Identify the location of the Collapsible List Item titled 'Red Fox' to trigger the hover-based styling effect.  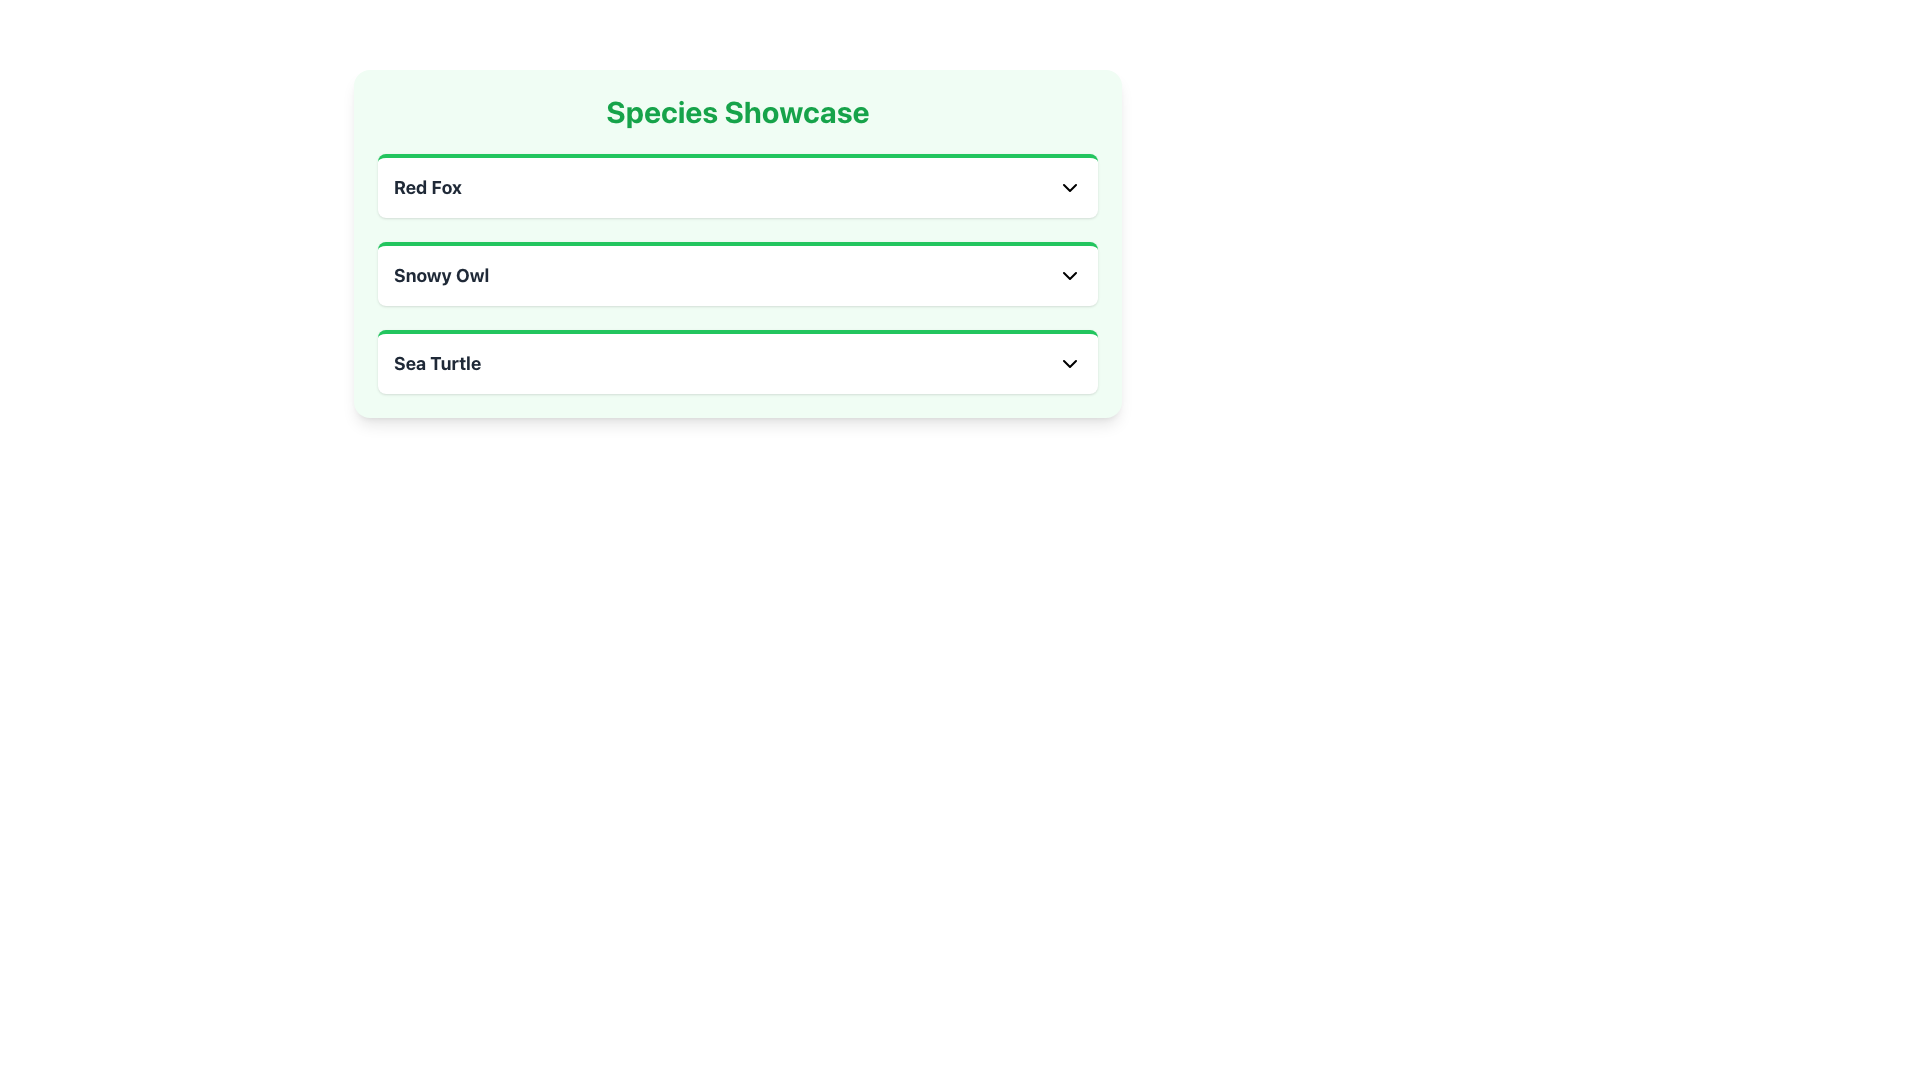
(737, 185).